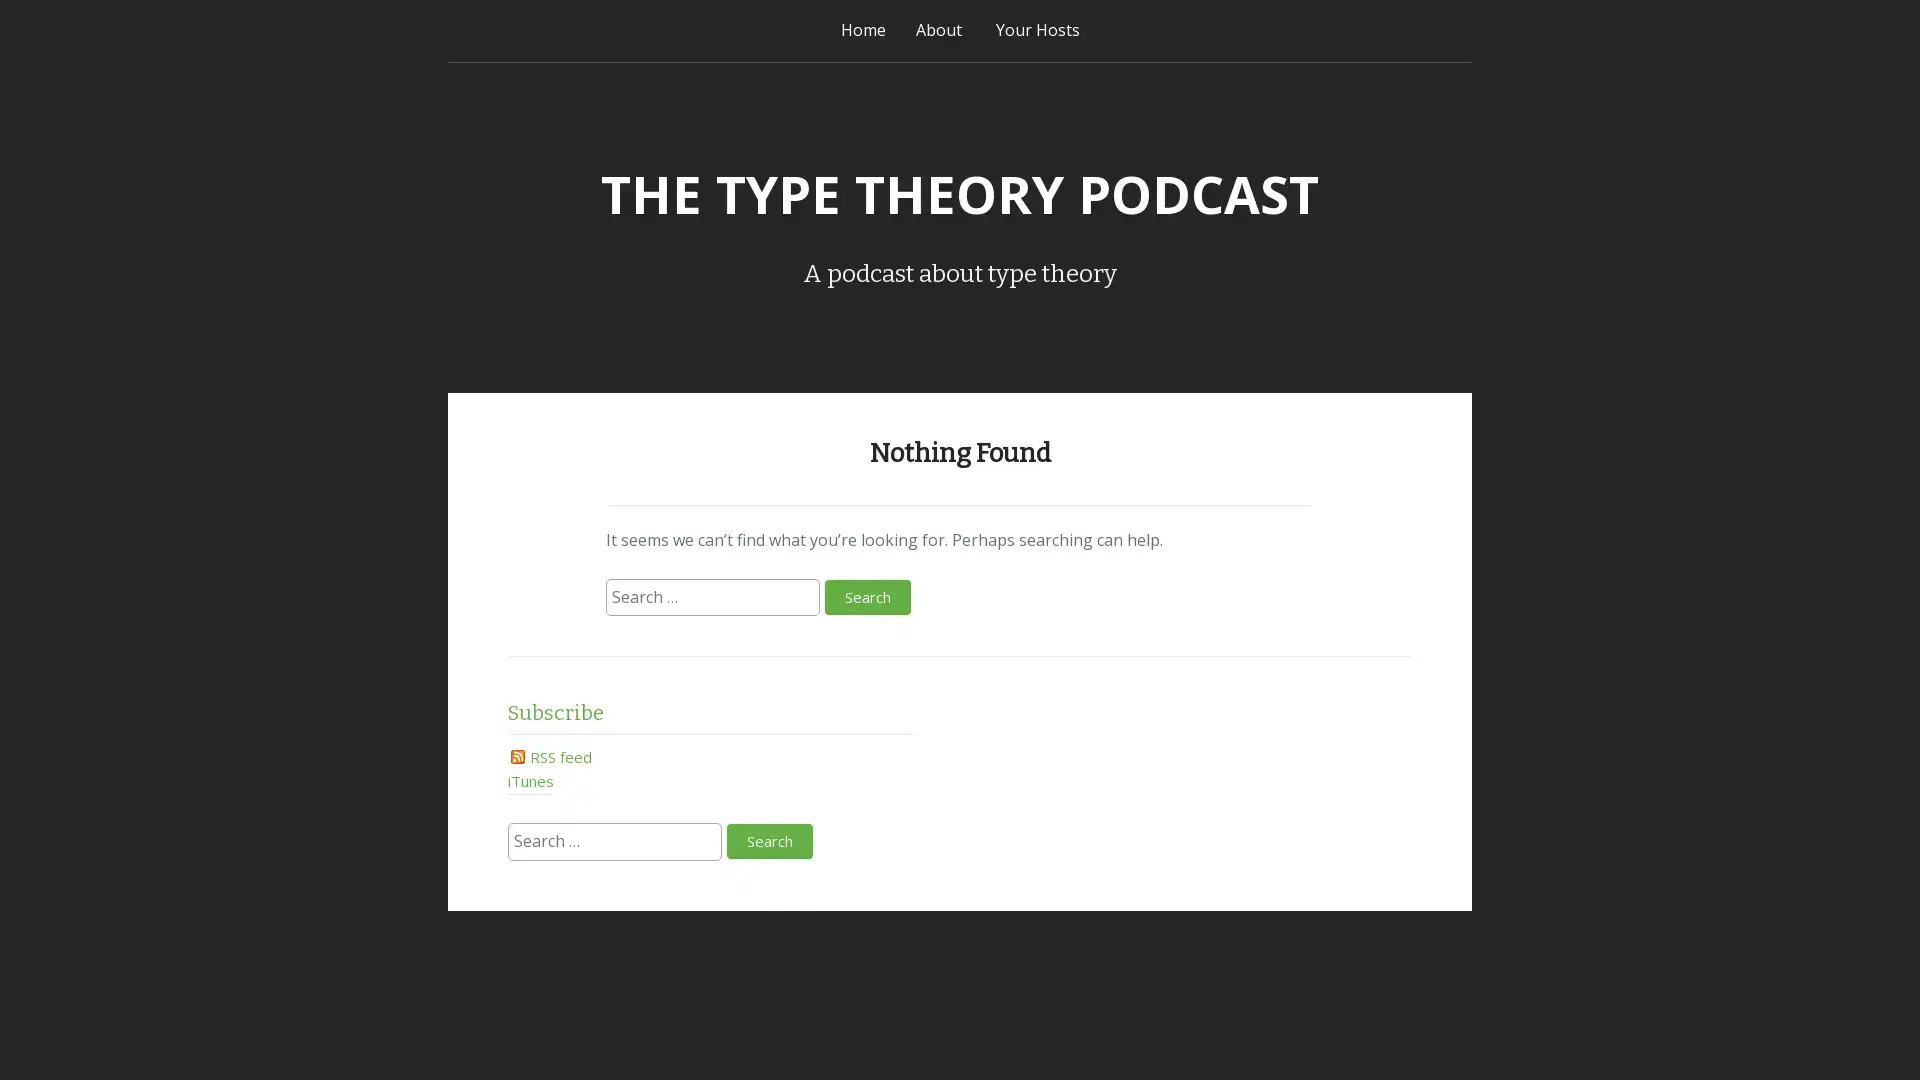 The height and width of the screenshot is (1080, 1920). Describe the element at coordinates (768, 841) in the screenshot. I see `Search` at that location.